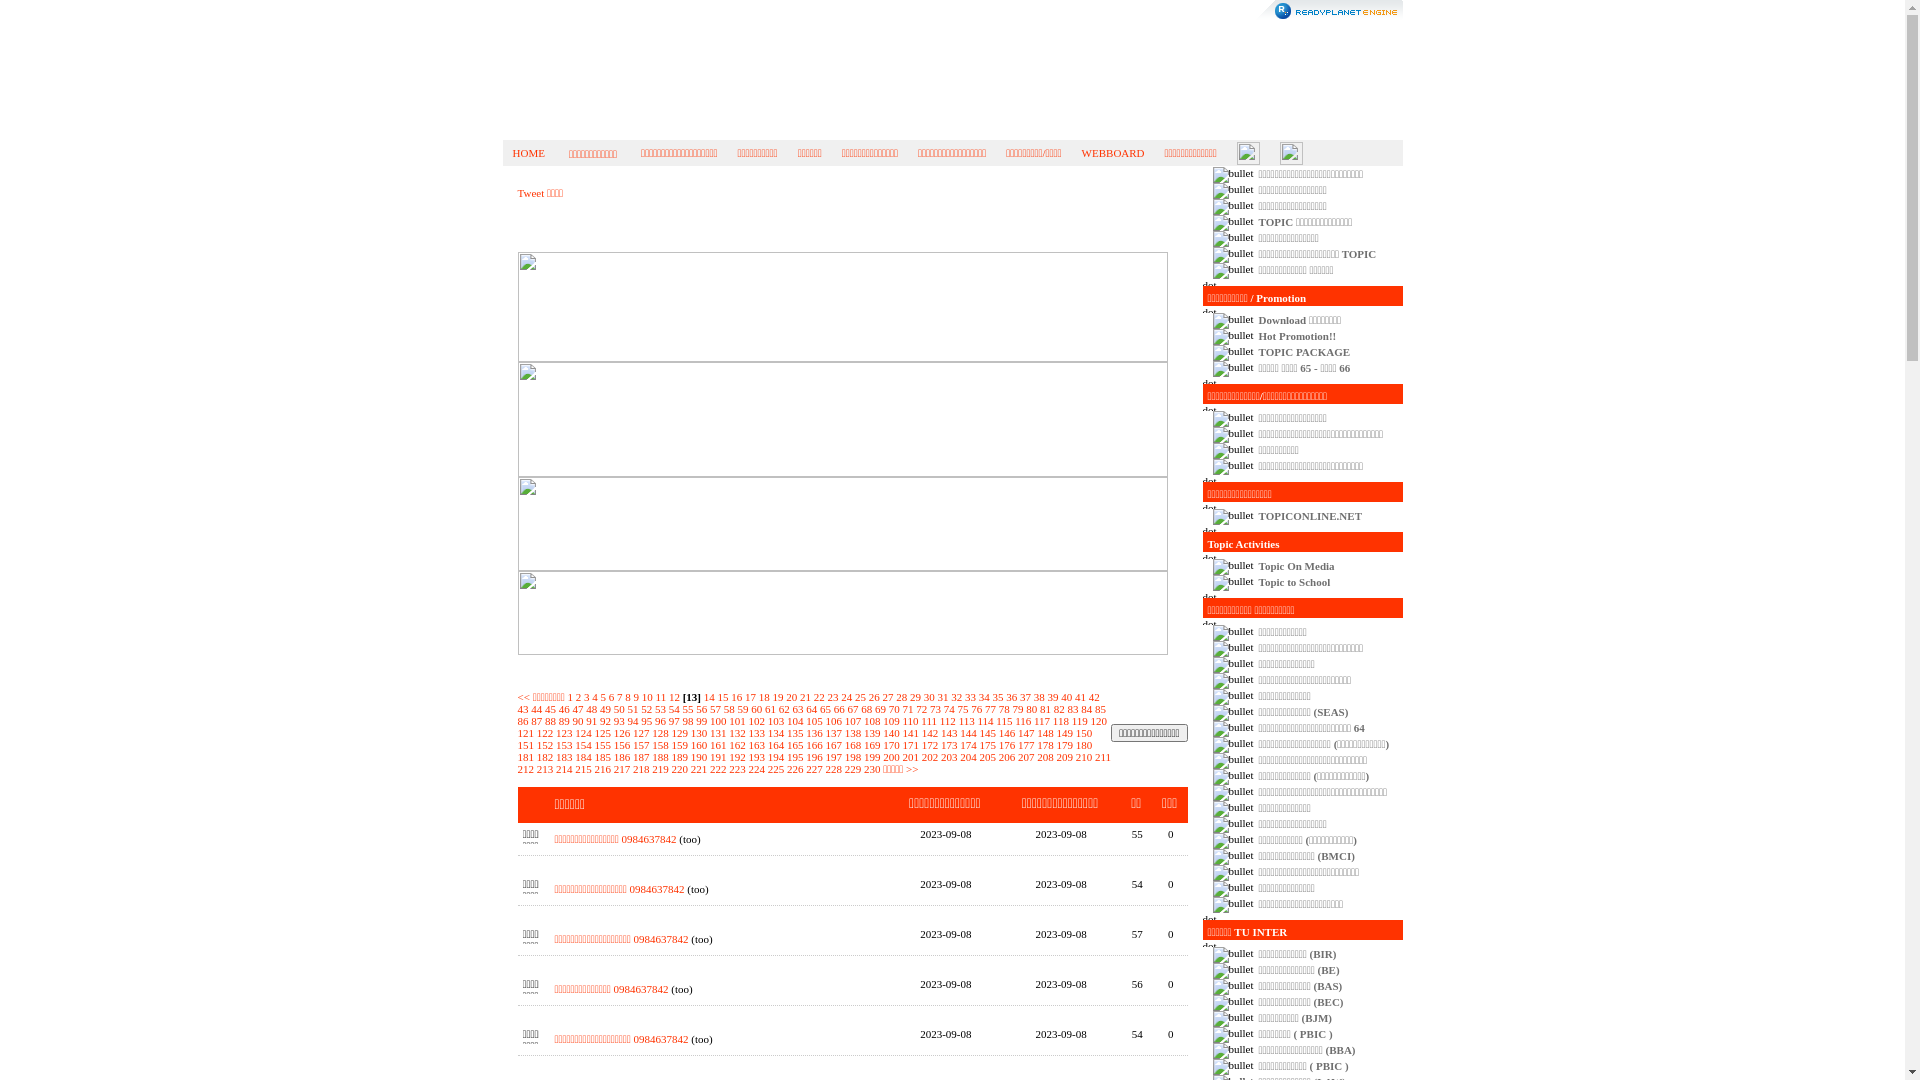 Image resolution: width=1920 pixels, height=1080 pixels. Describe the element at coordinates (755, 767) in the screenshot. I see `'224'` at that location.